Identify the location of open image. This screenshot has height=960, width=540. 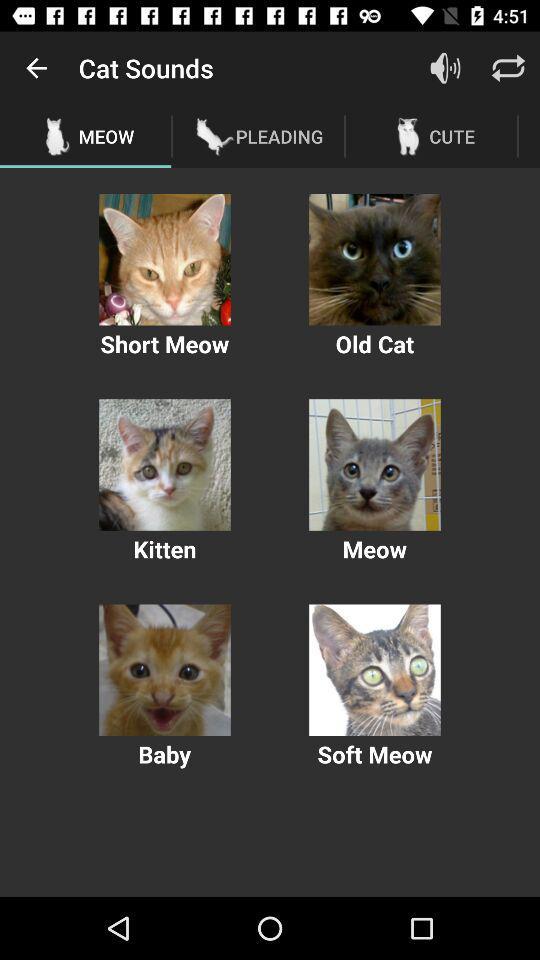
(374, 465).